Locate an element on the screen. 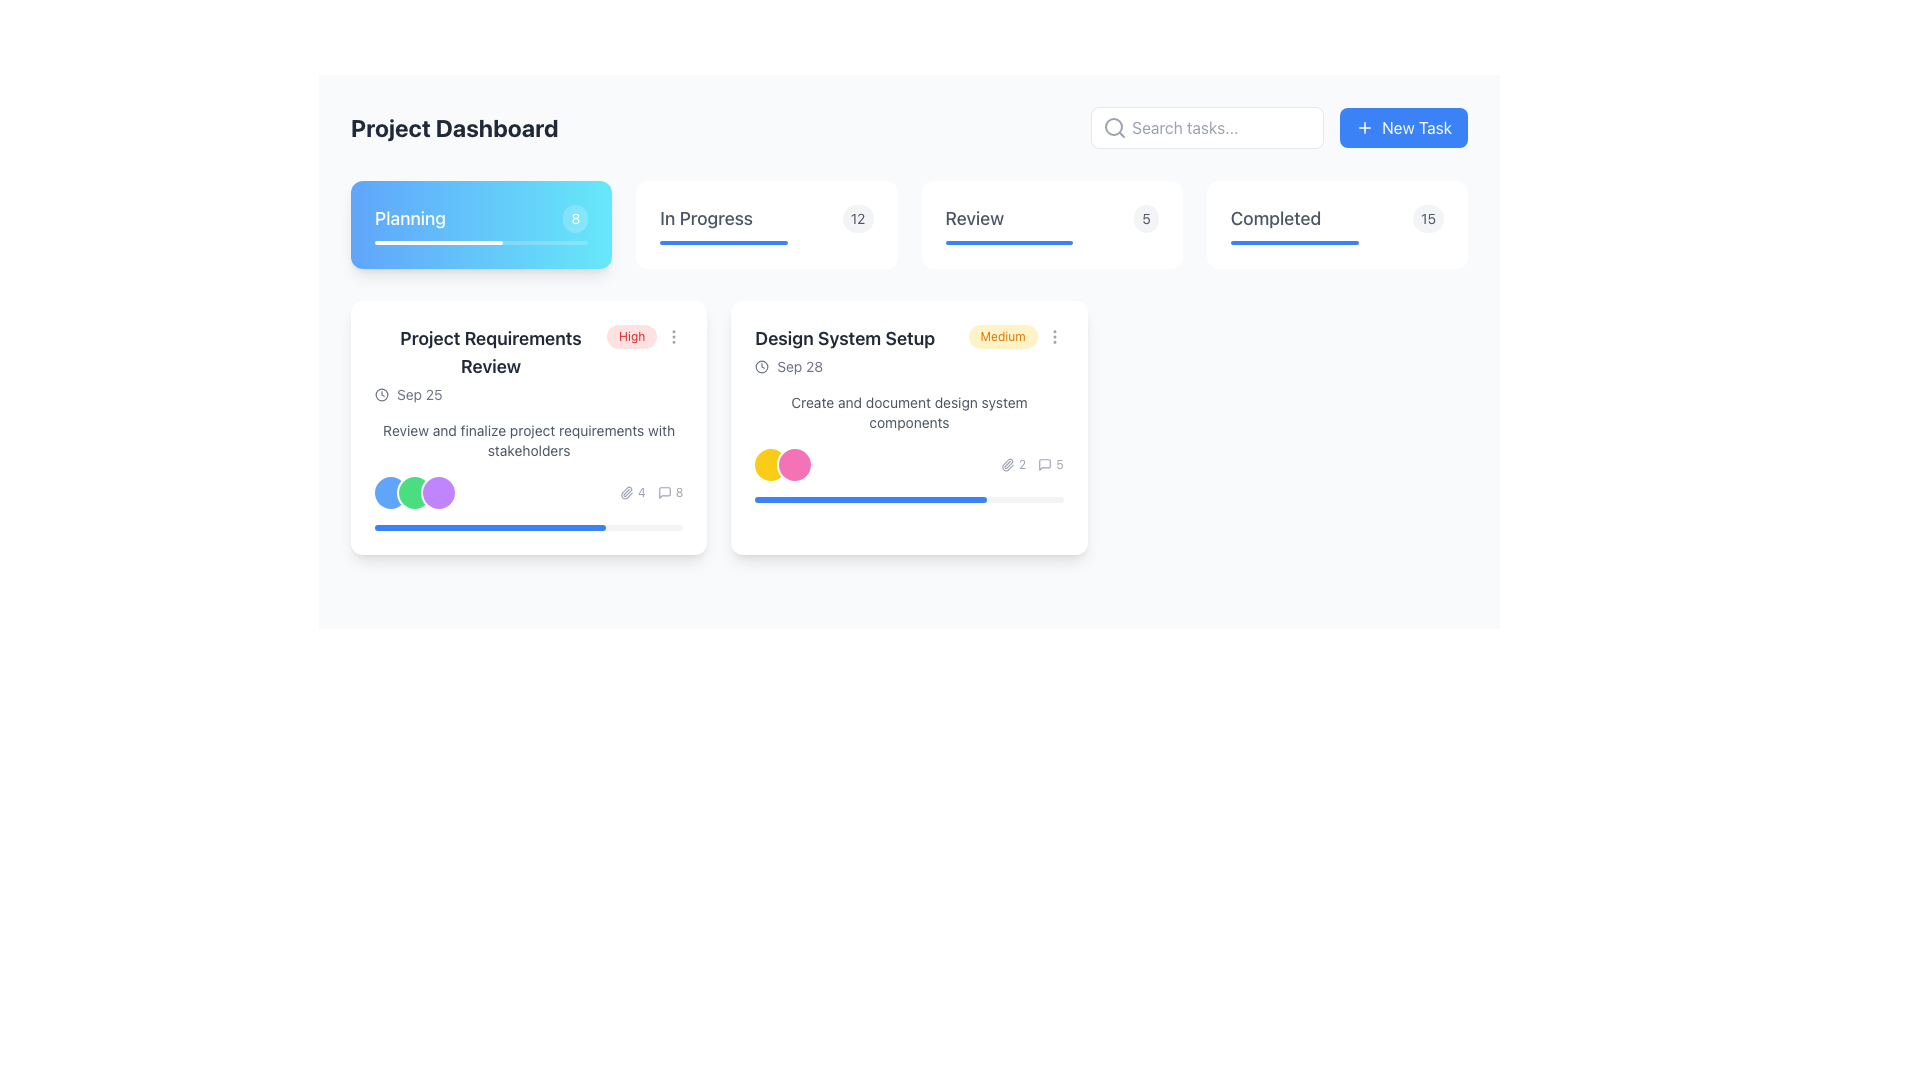 The height and width of the screenshot is (1080, 1920). visually filled segment of the progress bar located within the 'Design System Setup' card, which is filled to 75% and colored blue is located at coordinates (870, 499).